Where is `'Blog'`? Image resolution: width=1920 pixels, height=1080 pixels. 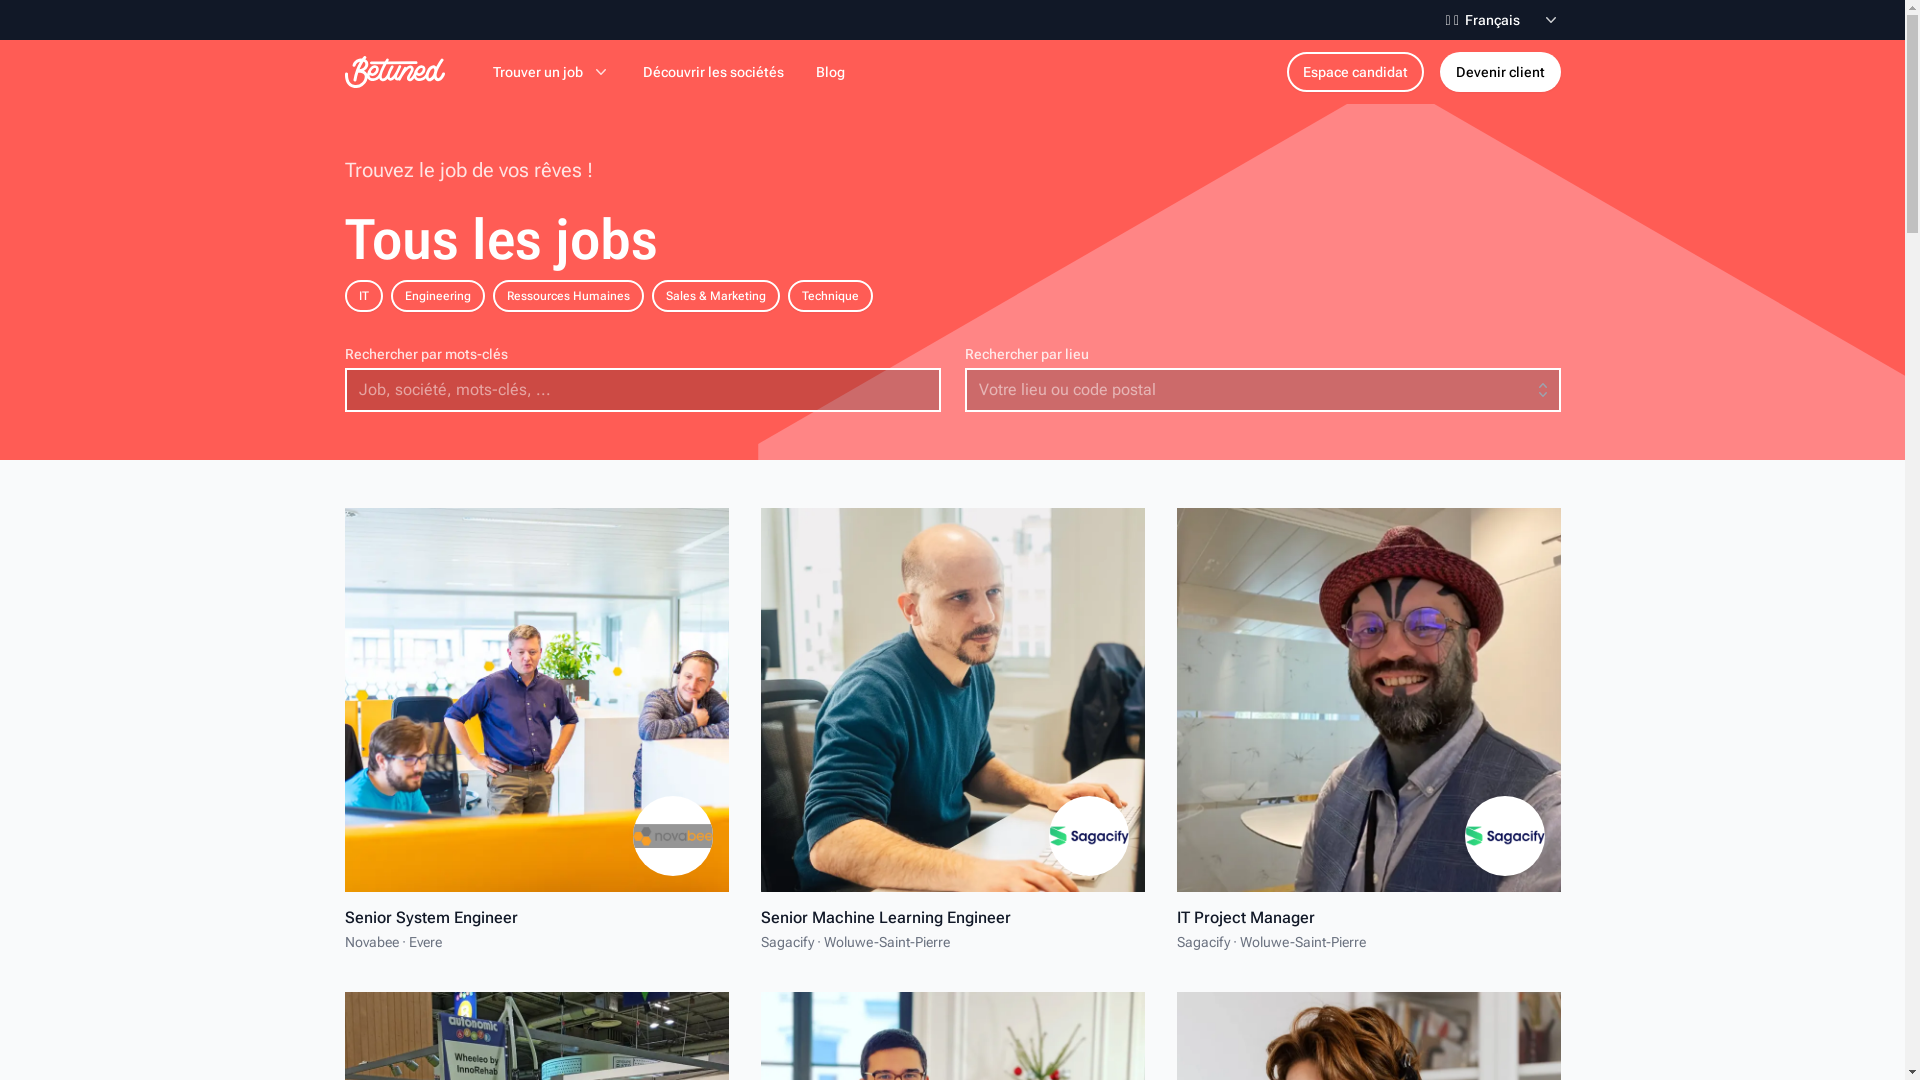 'Blog' is located at coordinates (830, 71).